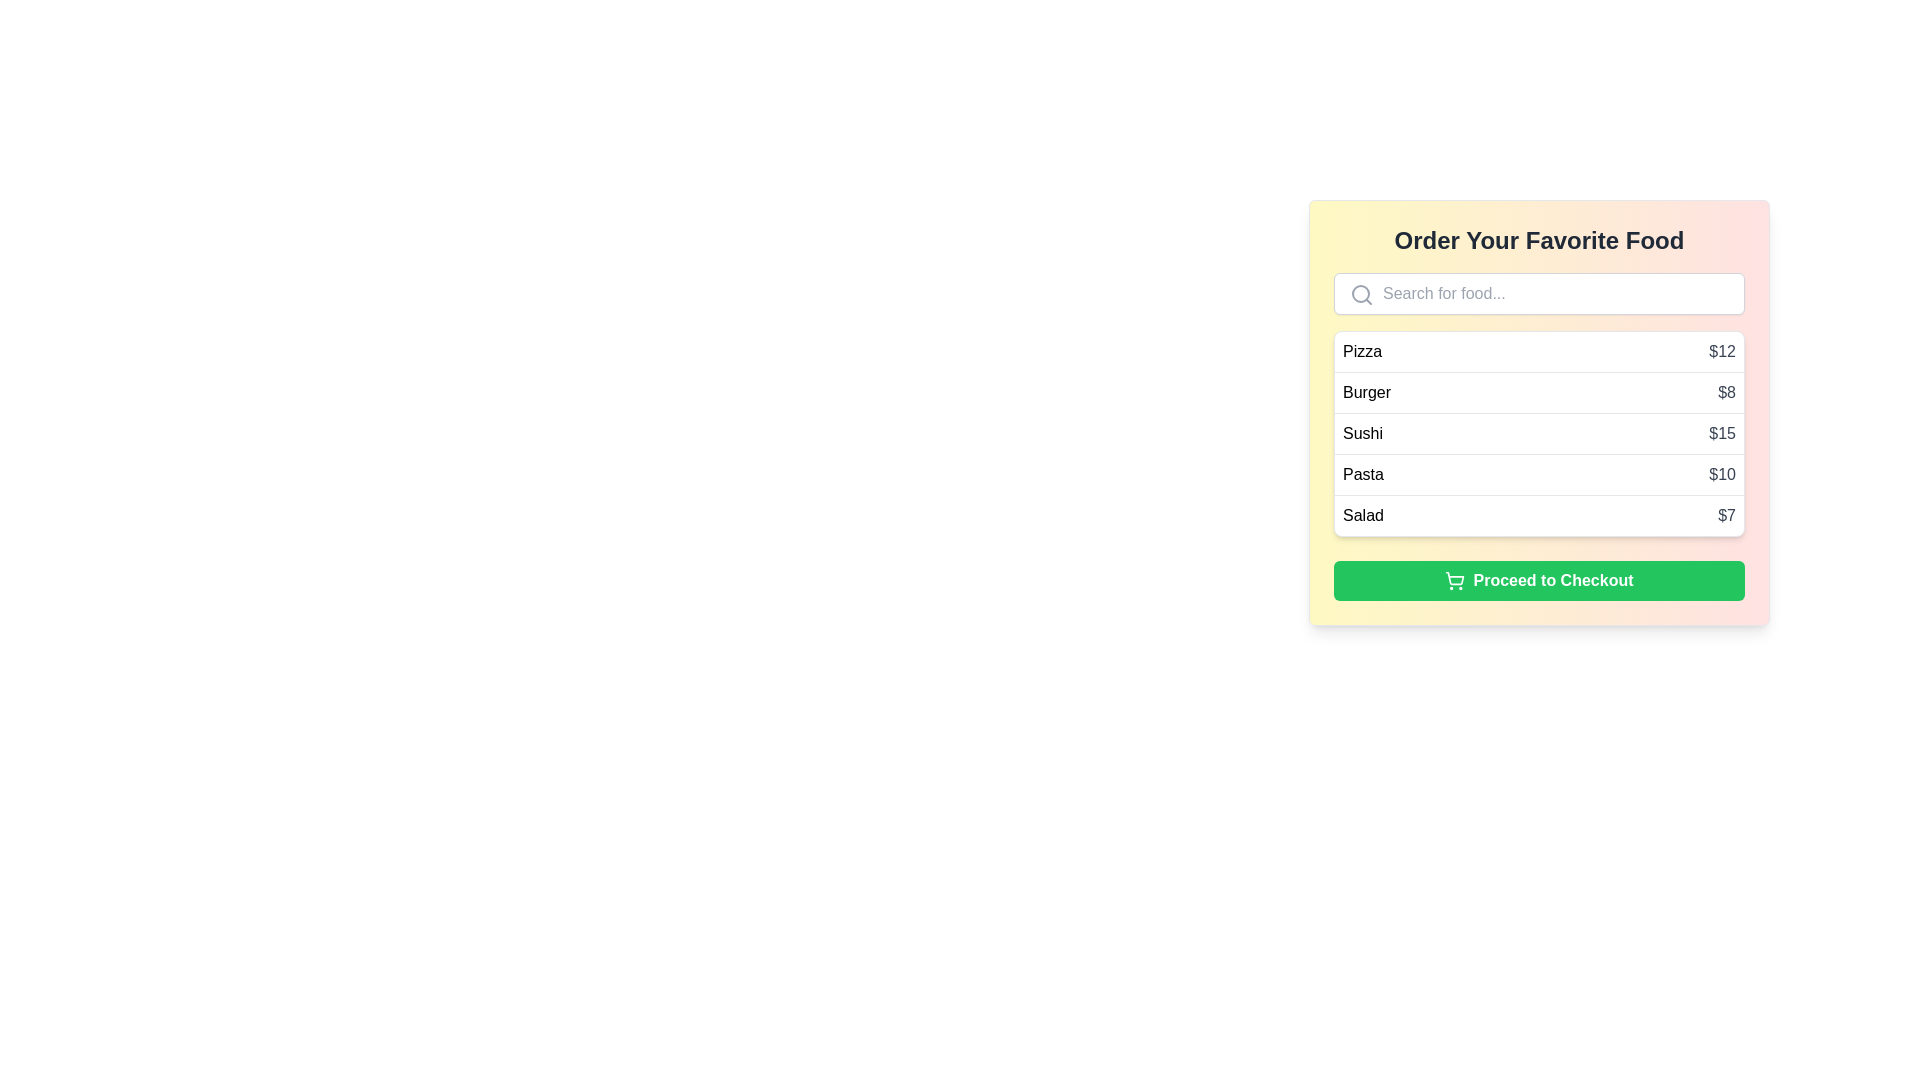 The height and width of the screenshot is (1080, 1920). Describe the element at coordinates (1726, 515) in the screenshot. I see `the static text displaying the price of the salad, which shows '$7' and is located to the right of the 'Salad' label in the menu list` at that location.